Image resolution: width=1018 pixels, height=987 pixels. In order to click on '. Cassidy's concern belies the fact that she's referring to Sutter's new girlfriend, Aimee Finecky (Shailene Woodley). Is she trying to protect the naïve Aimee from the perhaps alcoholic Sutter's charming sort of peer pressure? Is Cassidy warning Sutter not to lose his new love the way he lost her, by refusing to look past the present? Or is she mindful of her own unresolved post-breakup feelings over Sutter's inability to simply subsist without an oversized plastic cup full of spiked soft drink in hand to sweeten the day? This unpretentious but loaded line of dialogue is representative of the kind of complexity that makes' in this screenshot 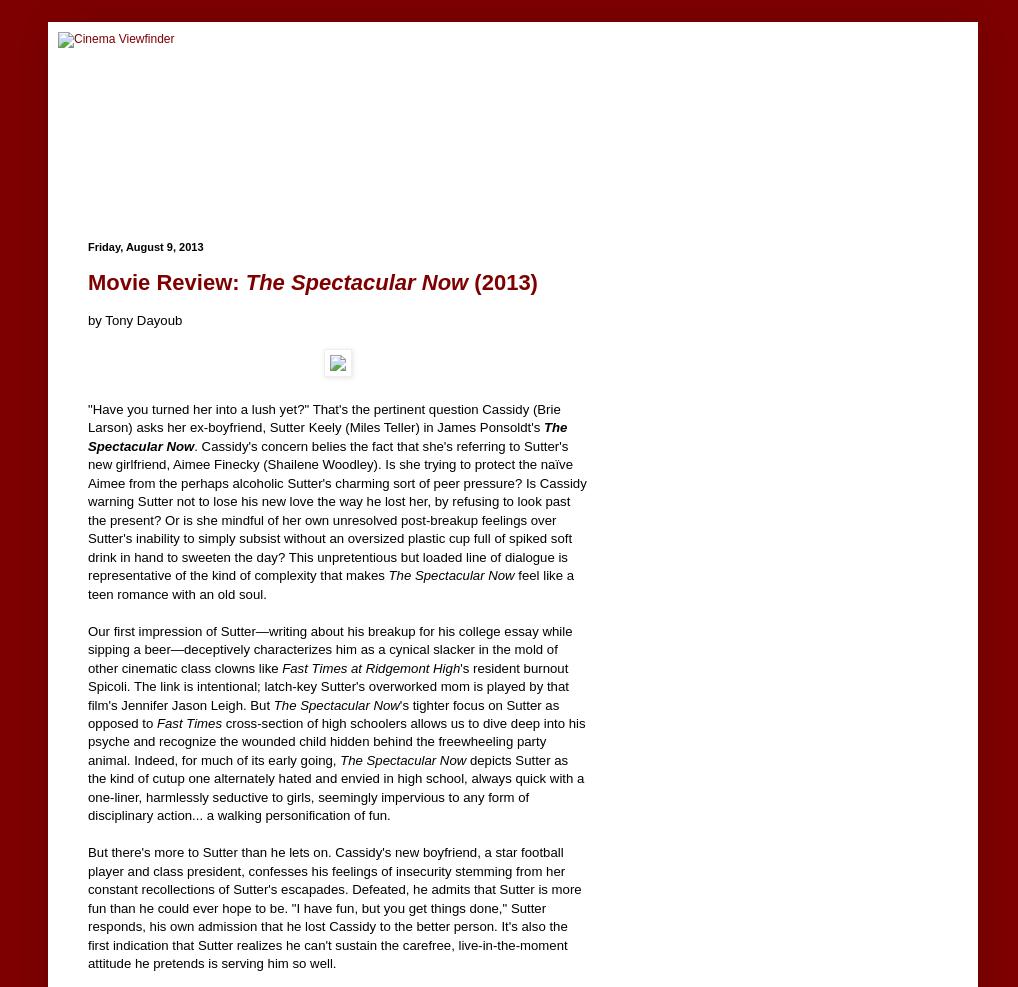, I will do `click(335, 510)`.